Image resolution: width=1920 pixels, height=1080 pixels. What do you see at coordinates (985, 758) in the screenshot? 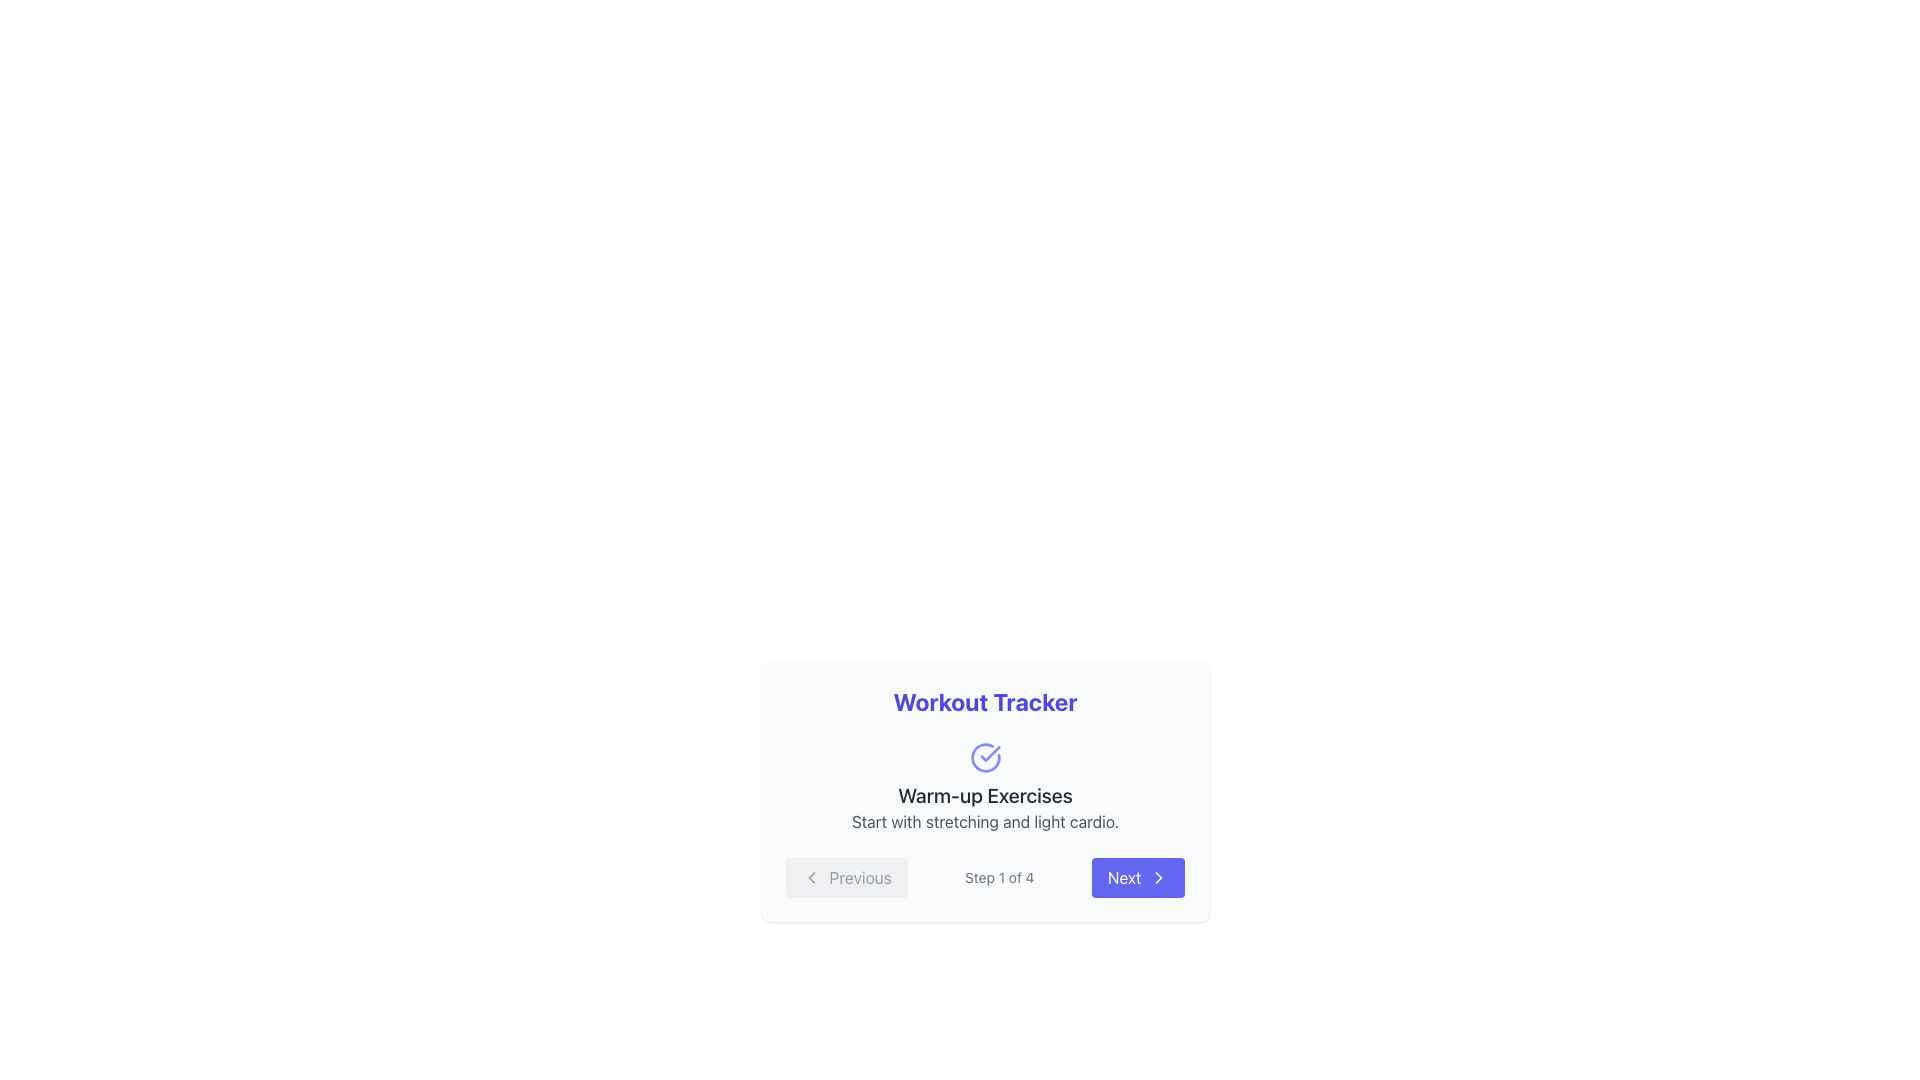
I see `the circular check mark icon with a light indigo color, which is centrally aligned above the 'Warm-up Exercises' title and below the 'Workout Tracker' heading` at bounding box center [985, 758].